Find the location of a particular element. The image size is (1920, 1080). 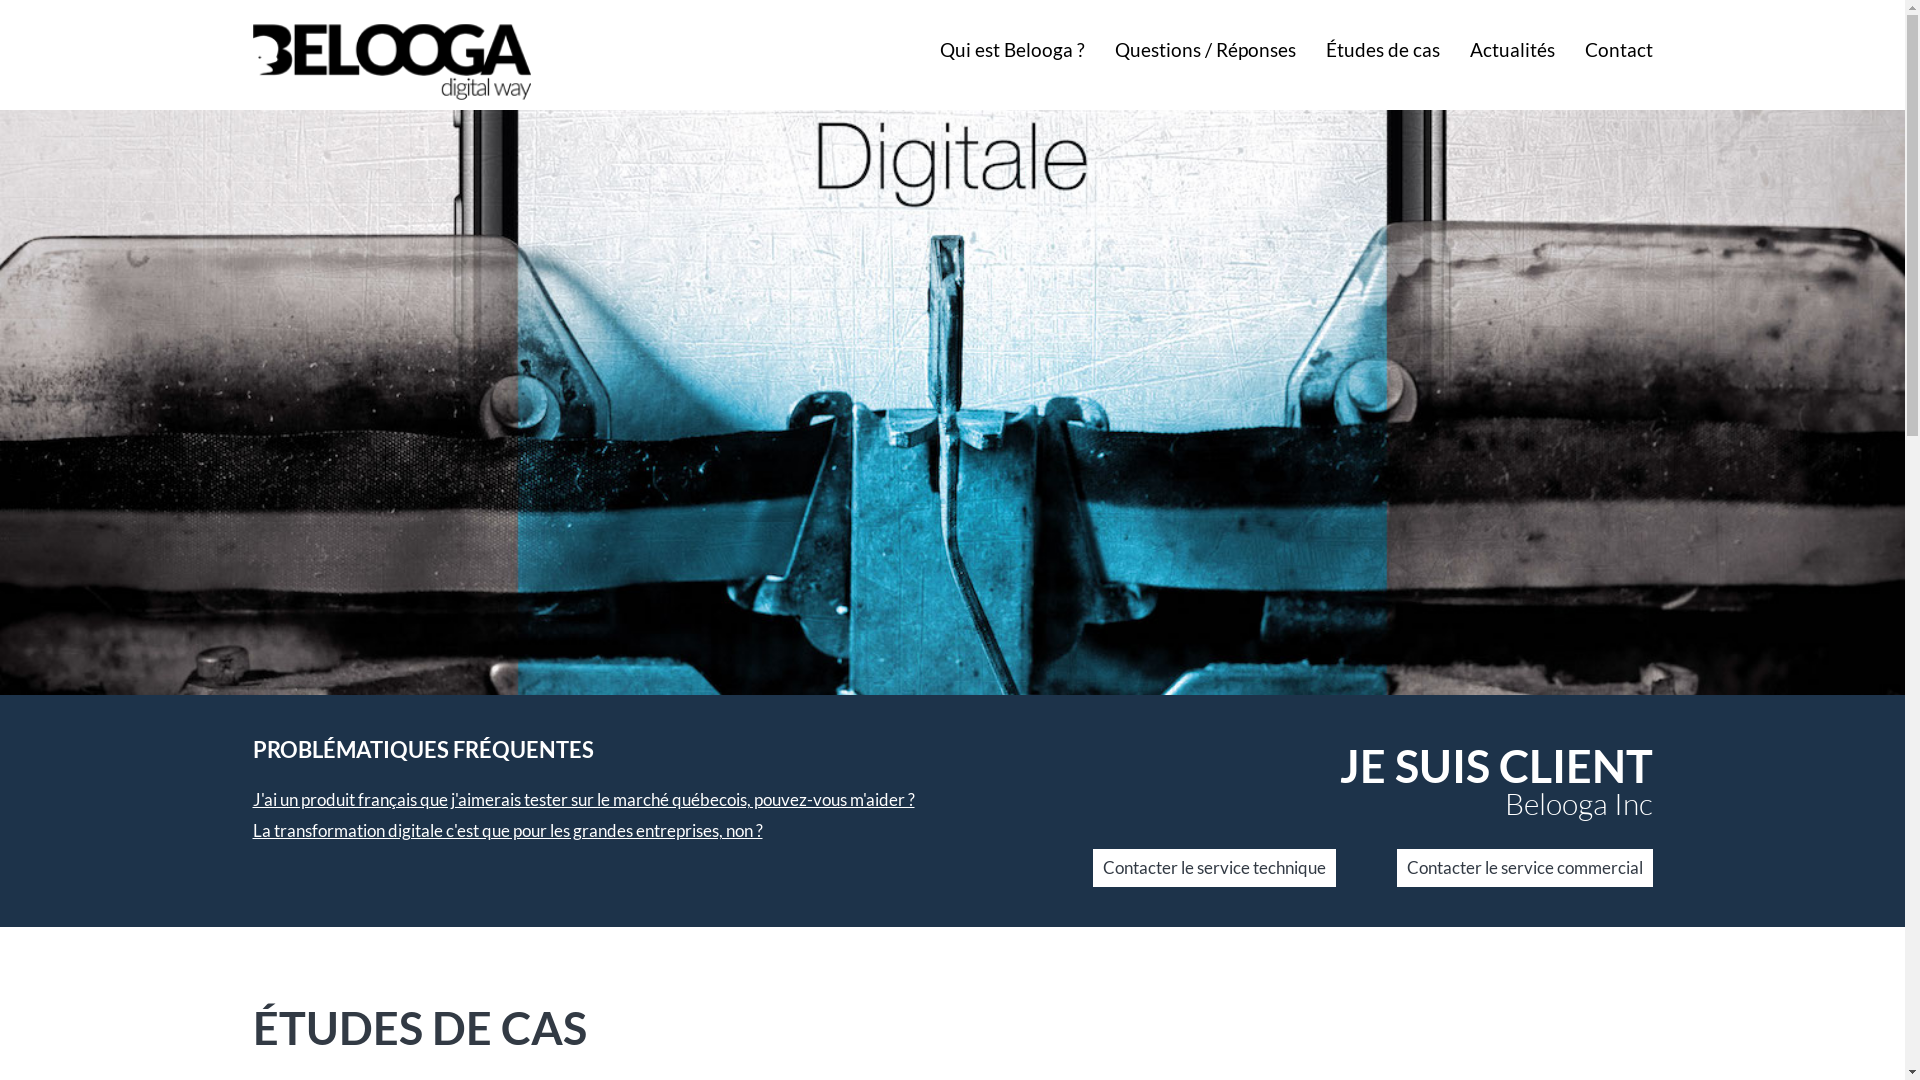

'Contacter le service technique' is located at coordinates (1212, 866).